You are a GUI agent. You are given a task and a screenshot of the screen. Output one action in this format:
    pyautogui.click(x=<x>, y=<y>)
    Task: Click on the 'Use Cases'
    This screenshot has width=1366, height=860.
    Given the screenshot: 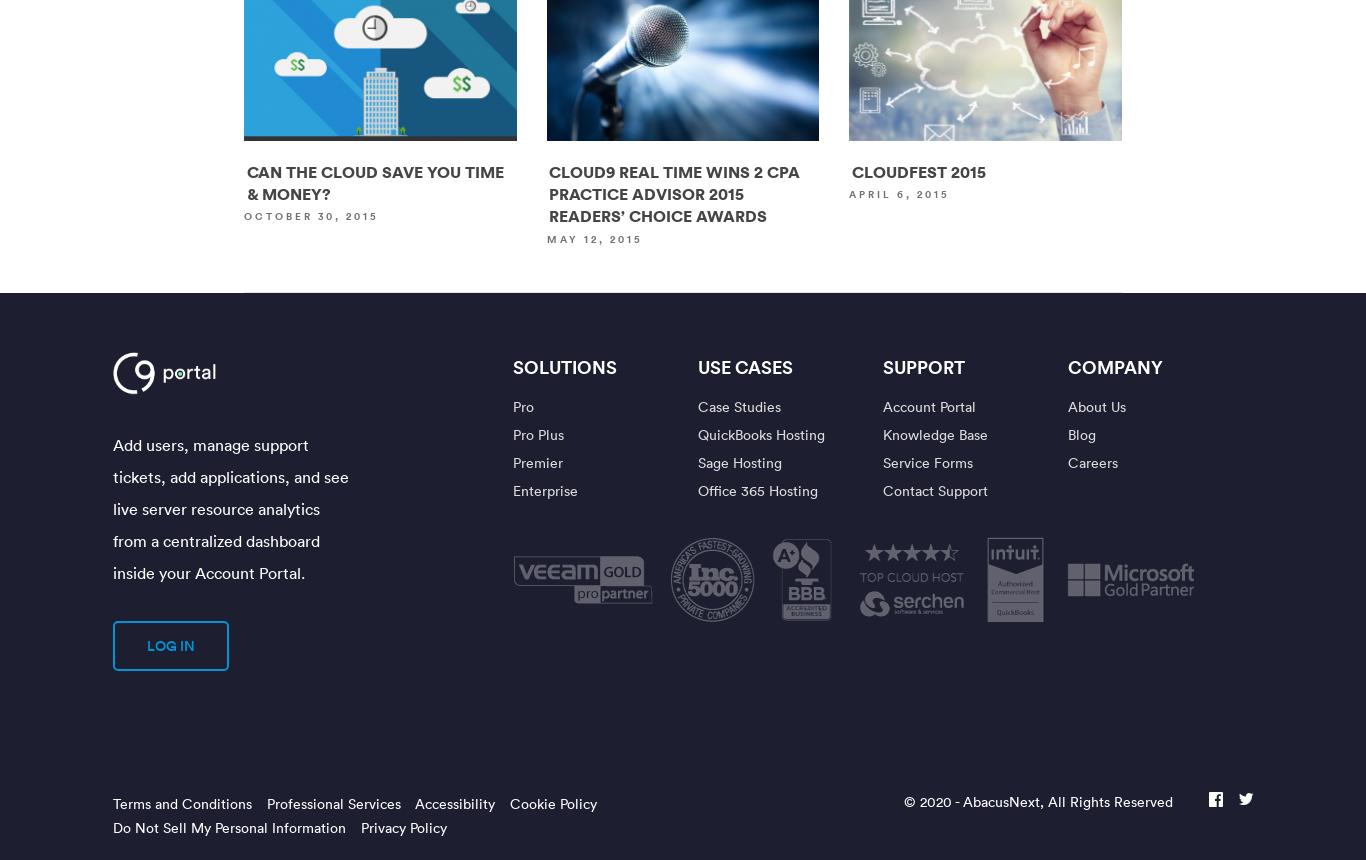 What is the action you would take?
    pyautogui.click(x=745, y=366)
    